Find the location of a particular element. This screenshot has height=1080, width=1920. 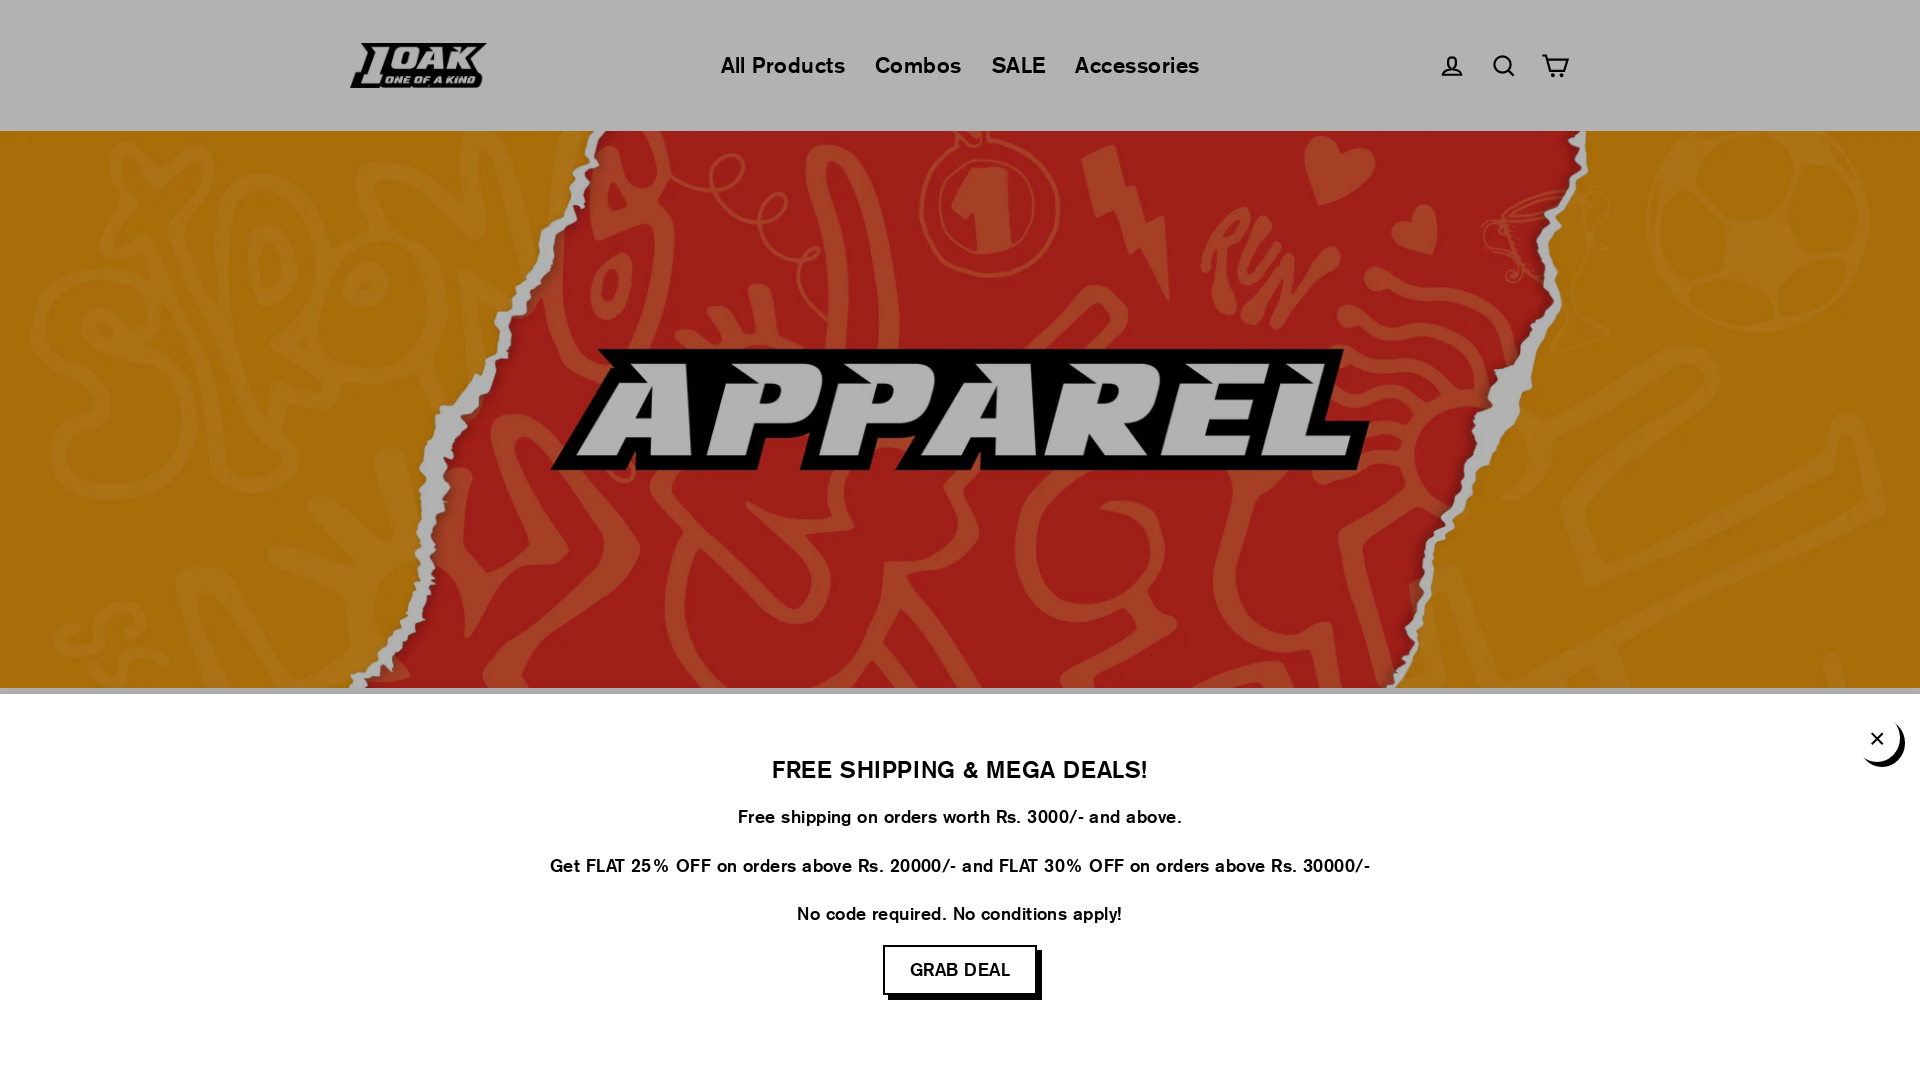

'Cart' is located at coordinates (1554, 64).